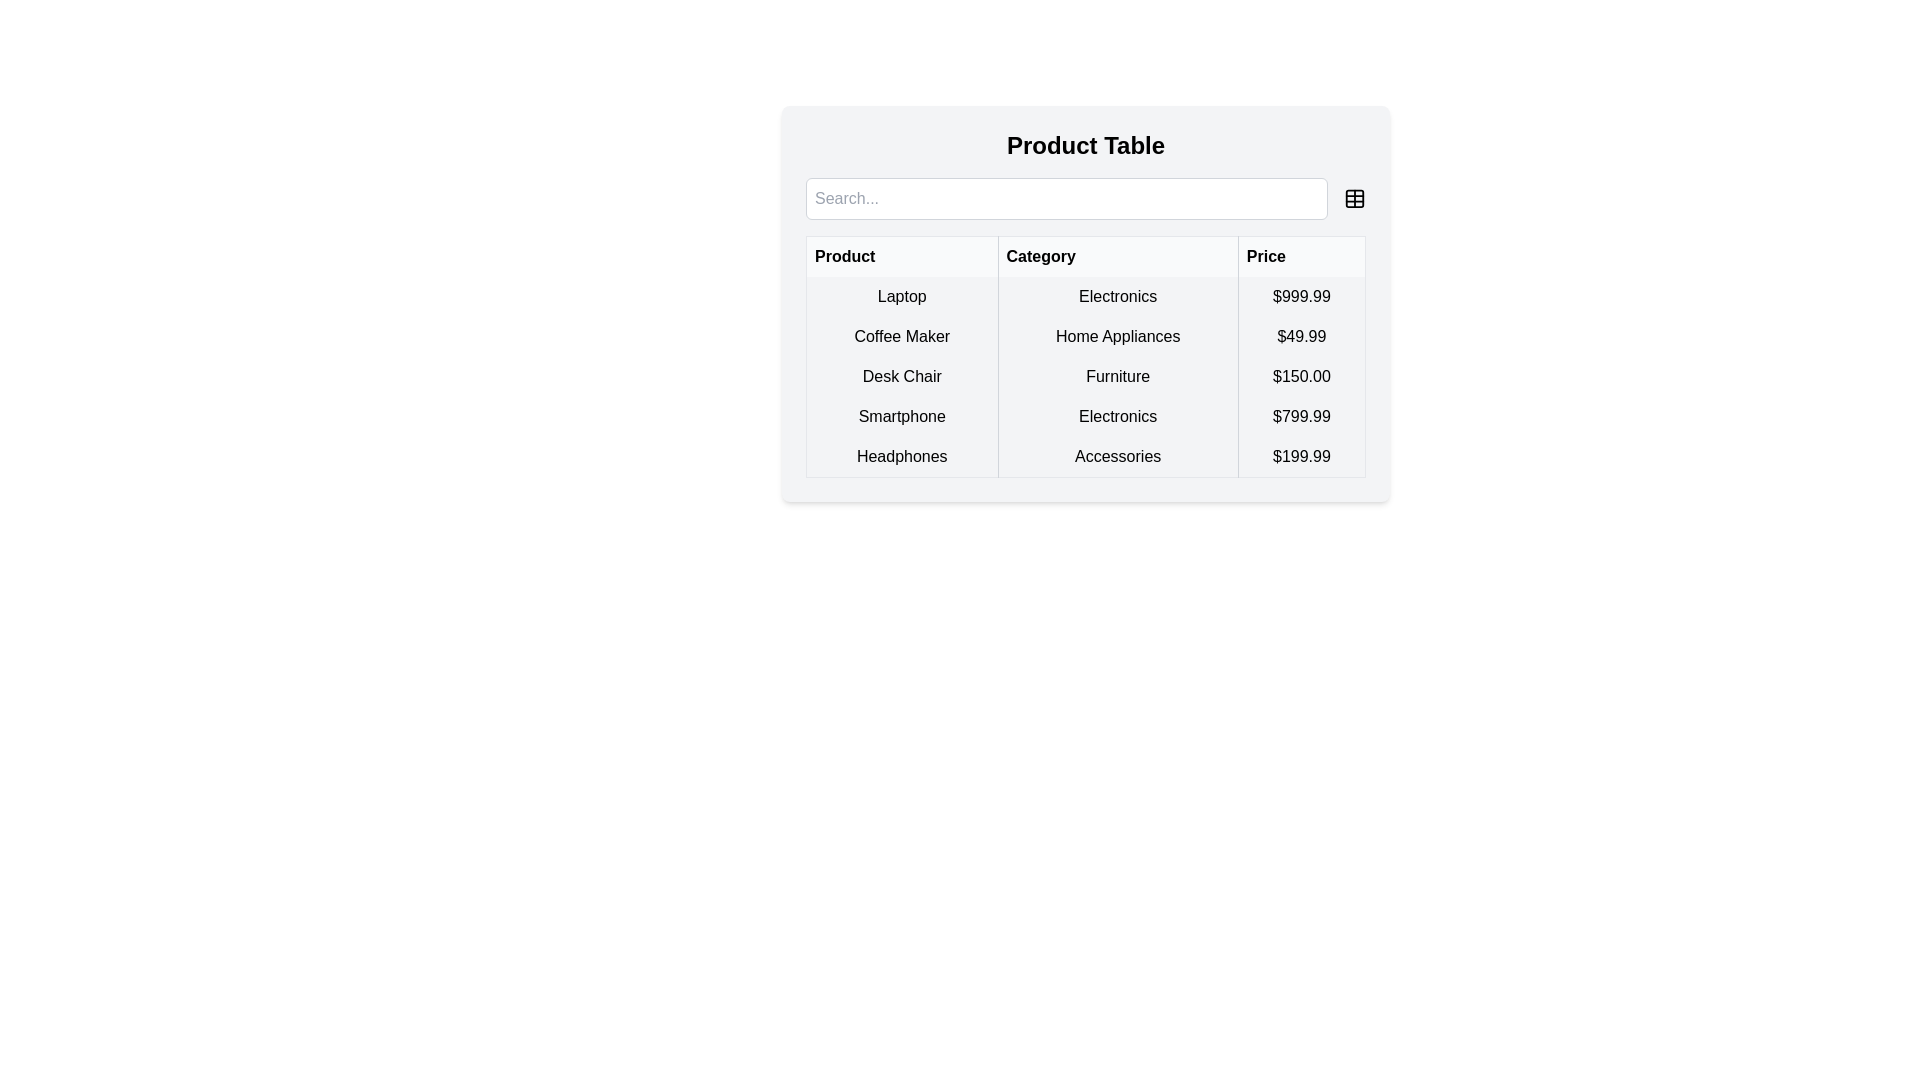 The width and height of the screenshot is (1920, 1080). I want to click on the static text element in the second cell of the 'Category' column associated with the 'Headphones' row, which serves as a label or indicator of the category, so click(1117, 457).